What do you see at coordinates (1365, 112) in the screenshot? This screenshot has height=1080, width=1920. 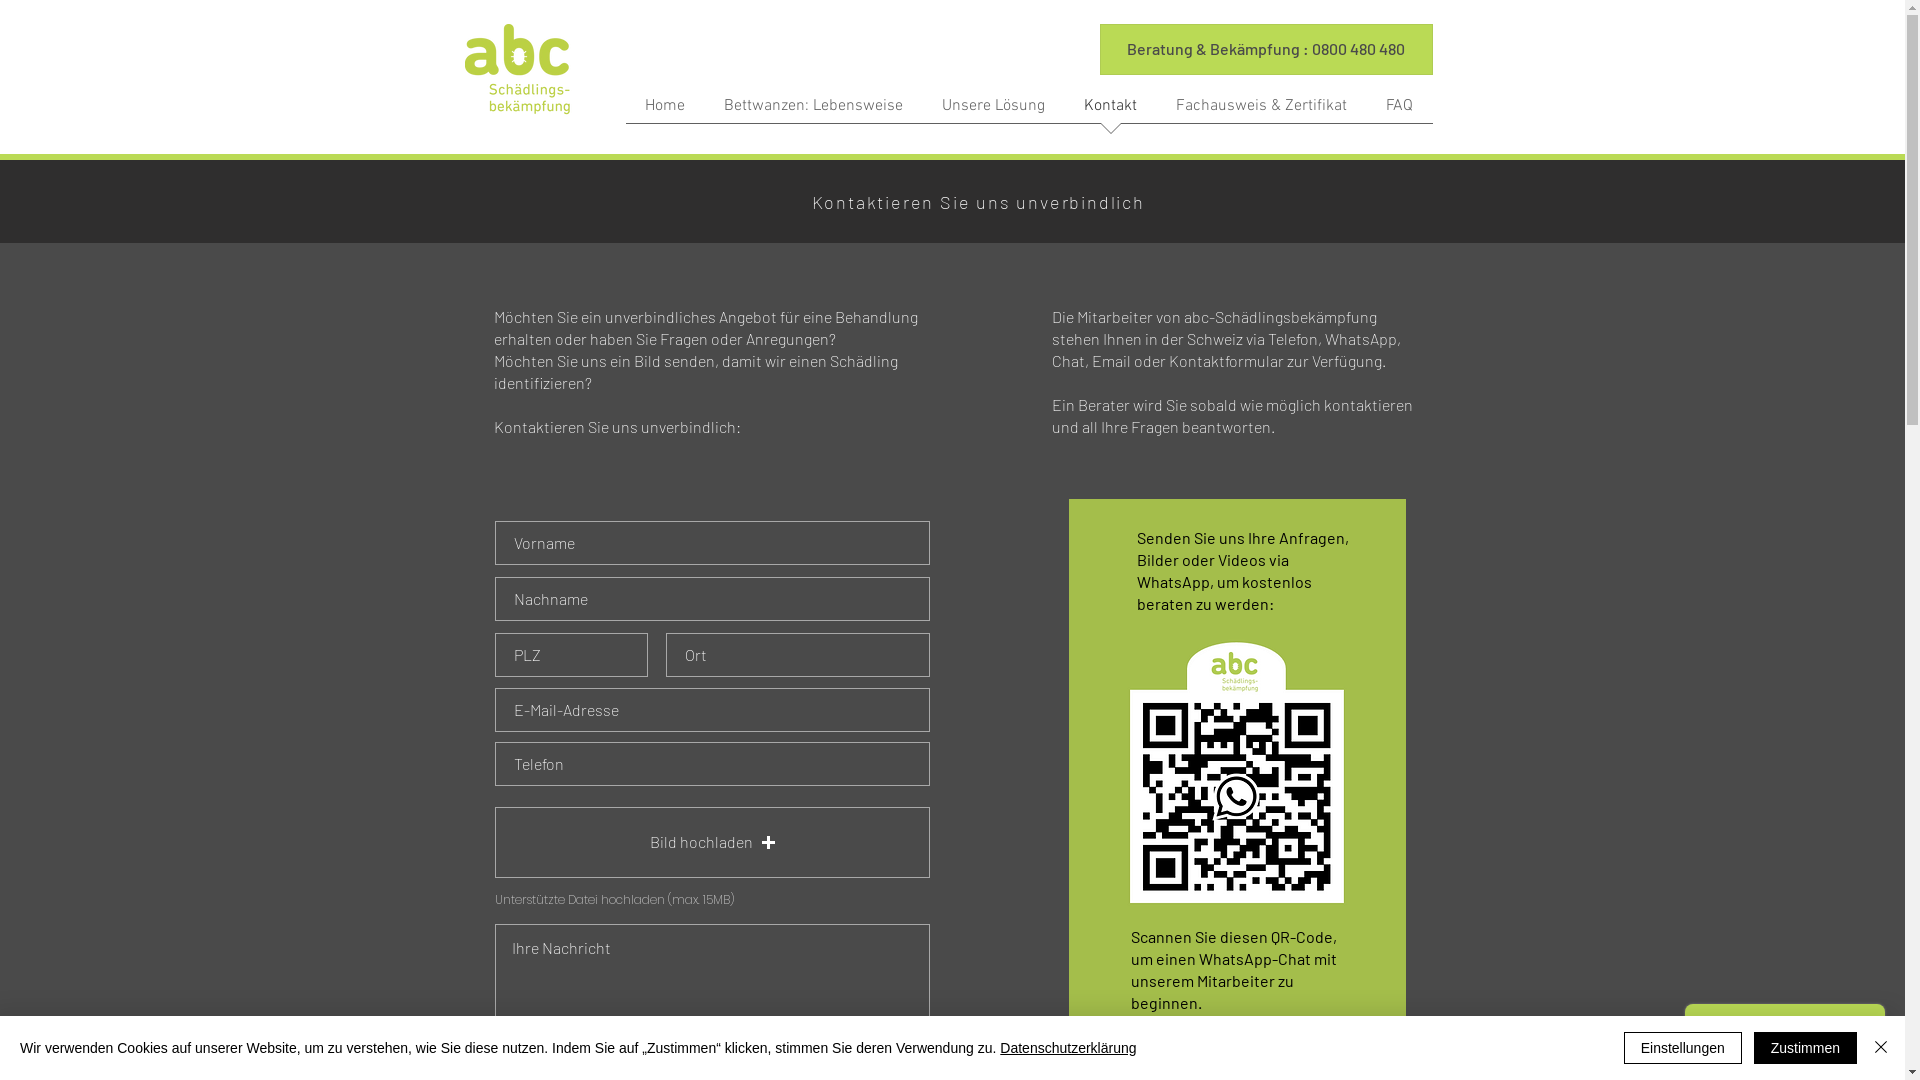 I see `'FAQ'` at bounding box center [1365, 112].